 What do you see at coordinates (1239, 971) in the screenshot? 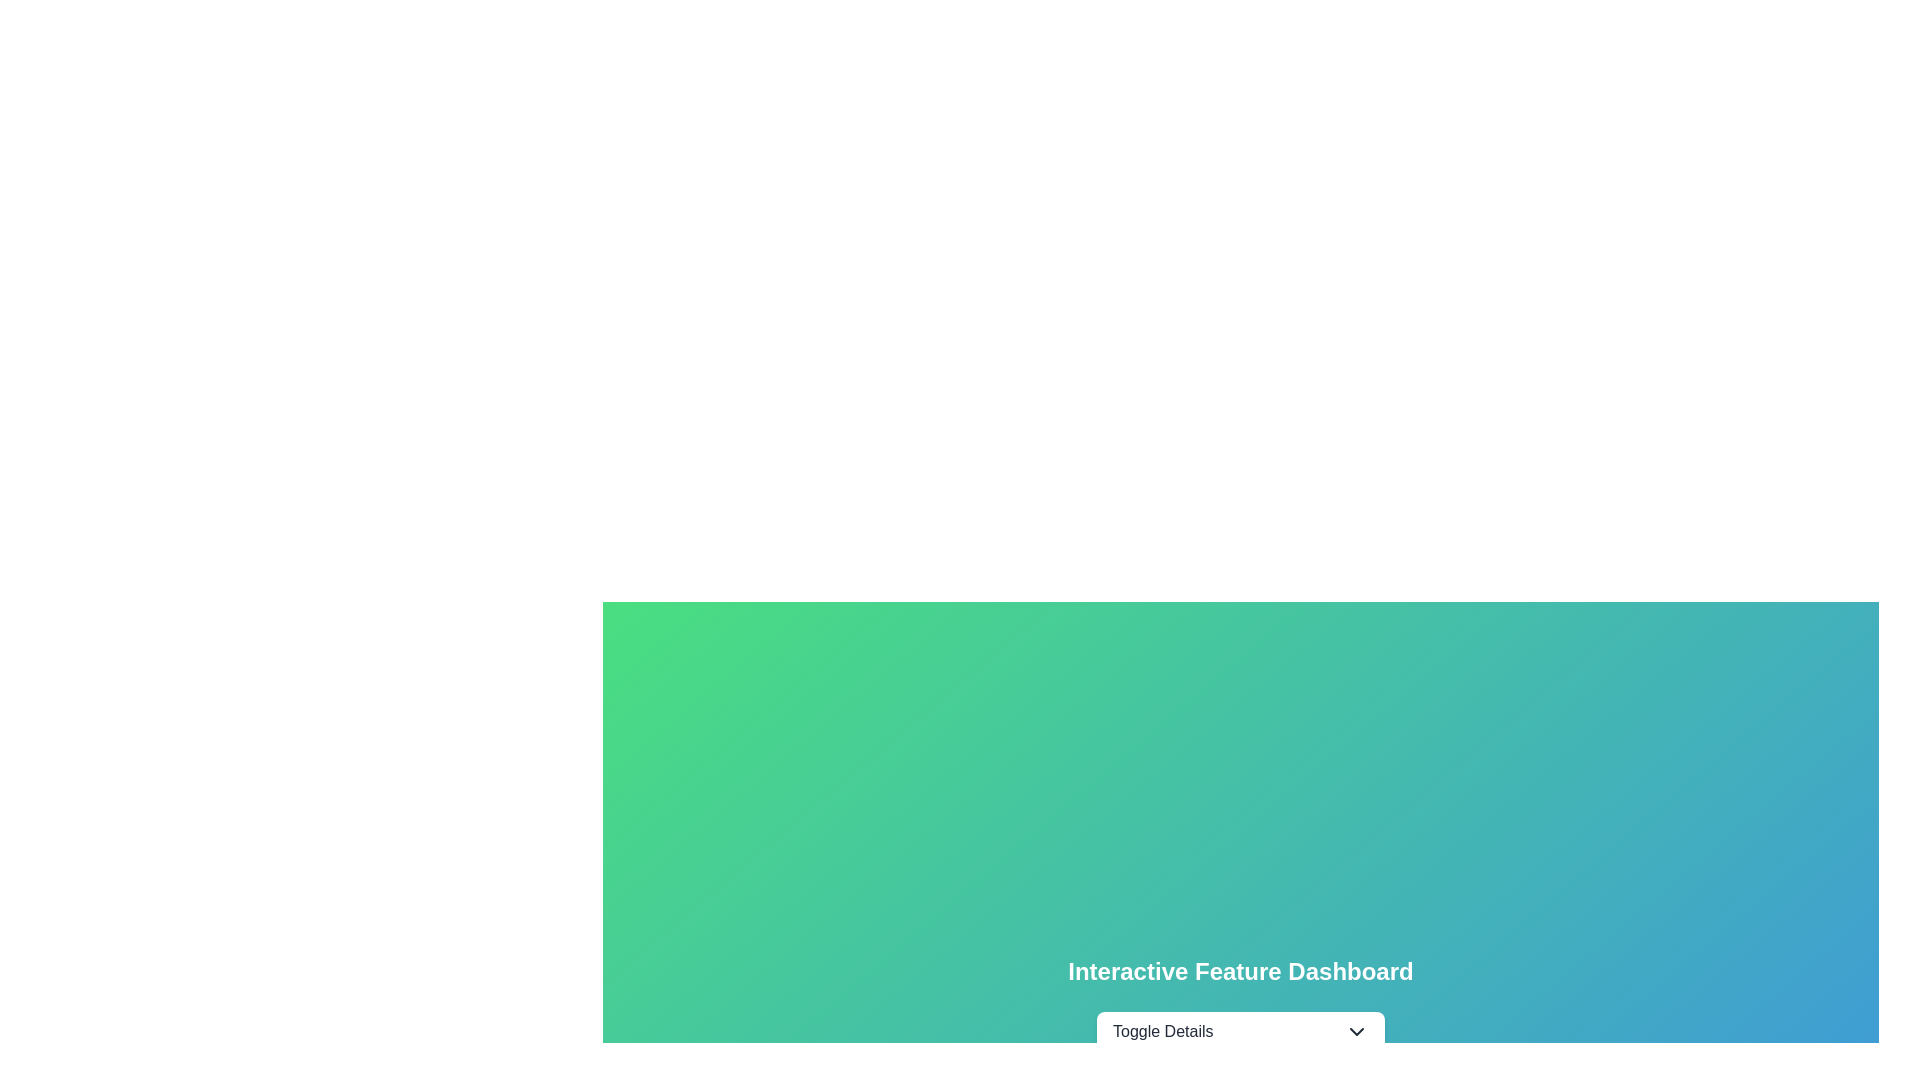
I see `the title label that introduces the interactive feature dashboard functionality of the application` at bounding box center [1239, 971].